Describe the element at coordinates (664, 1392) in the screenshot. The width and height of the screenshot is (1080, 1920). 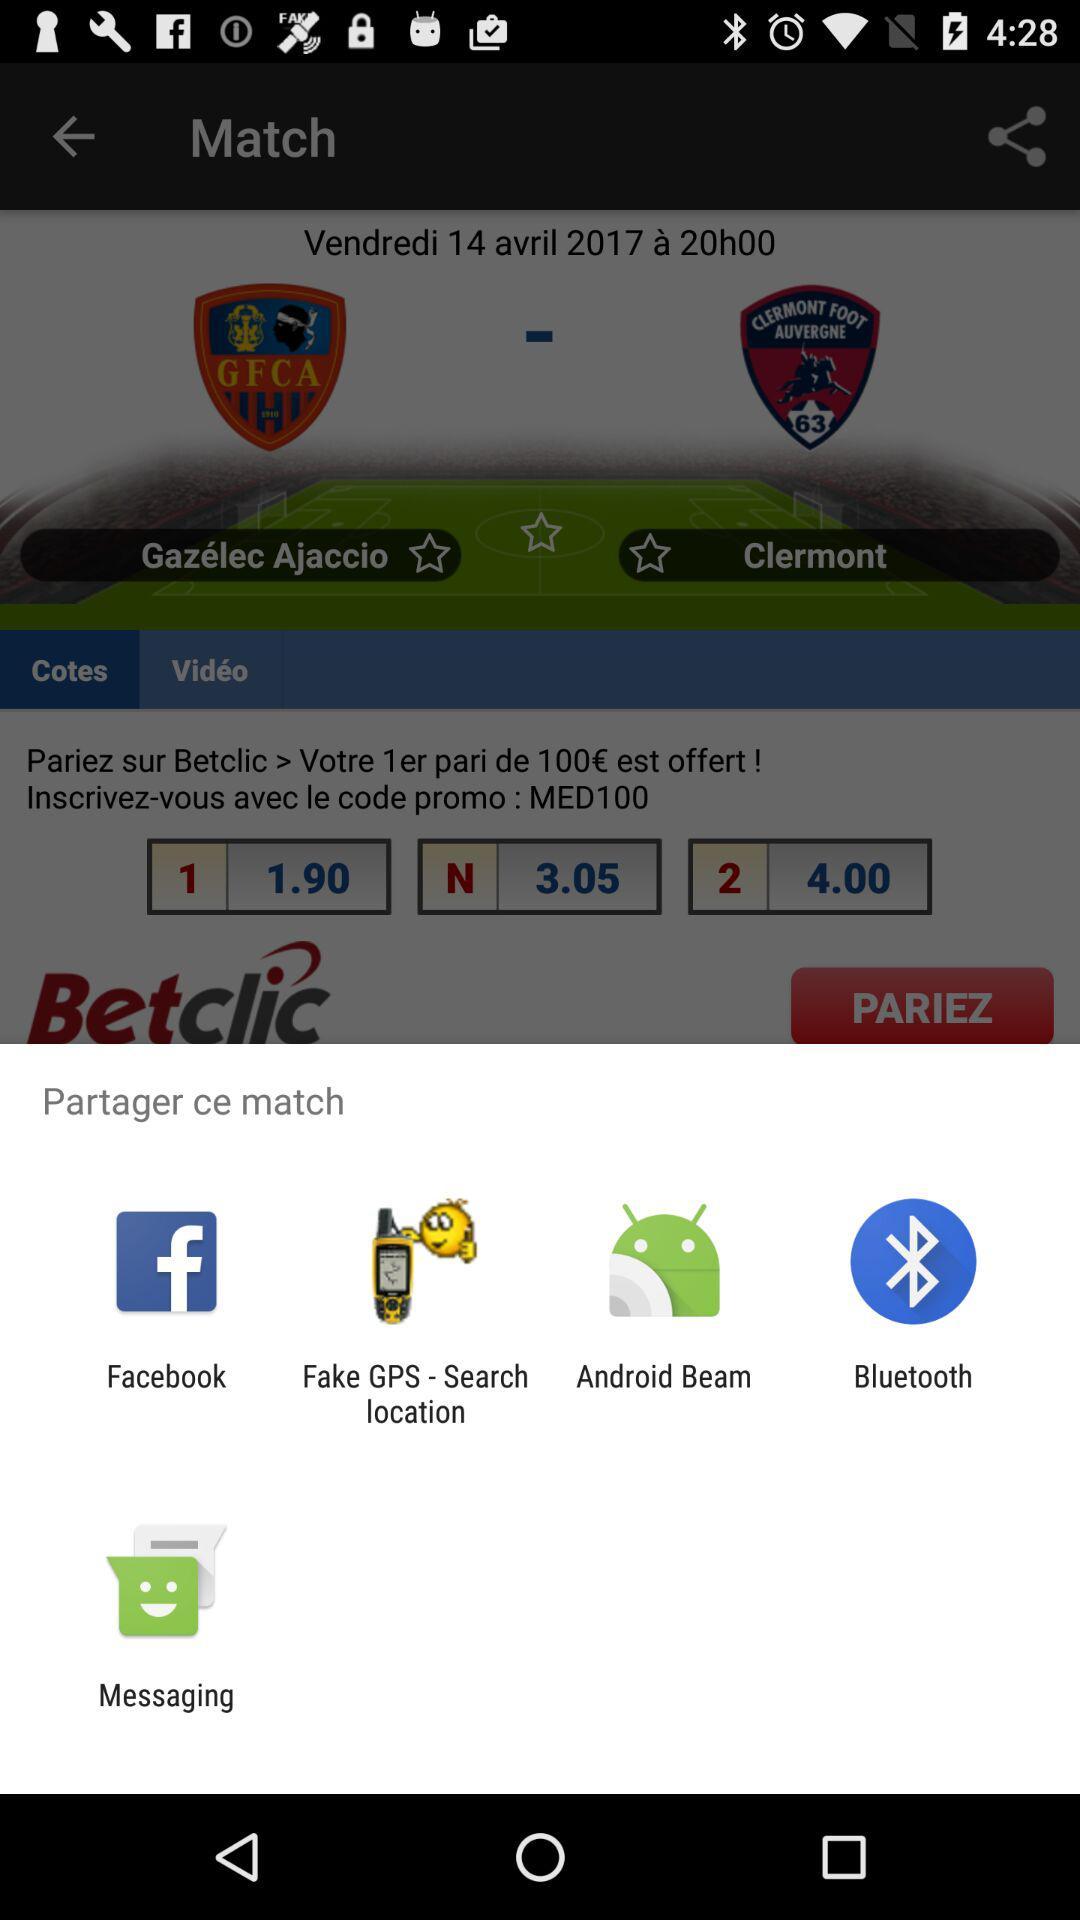
I see `app to the right of the fake gps search` at that location.